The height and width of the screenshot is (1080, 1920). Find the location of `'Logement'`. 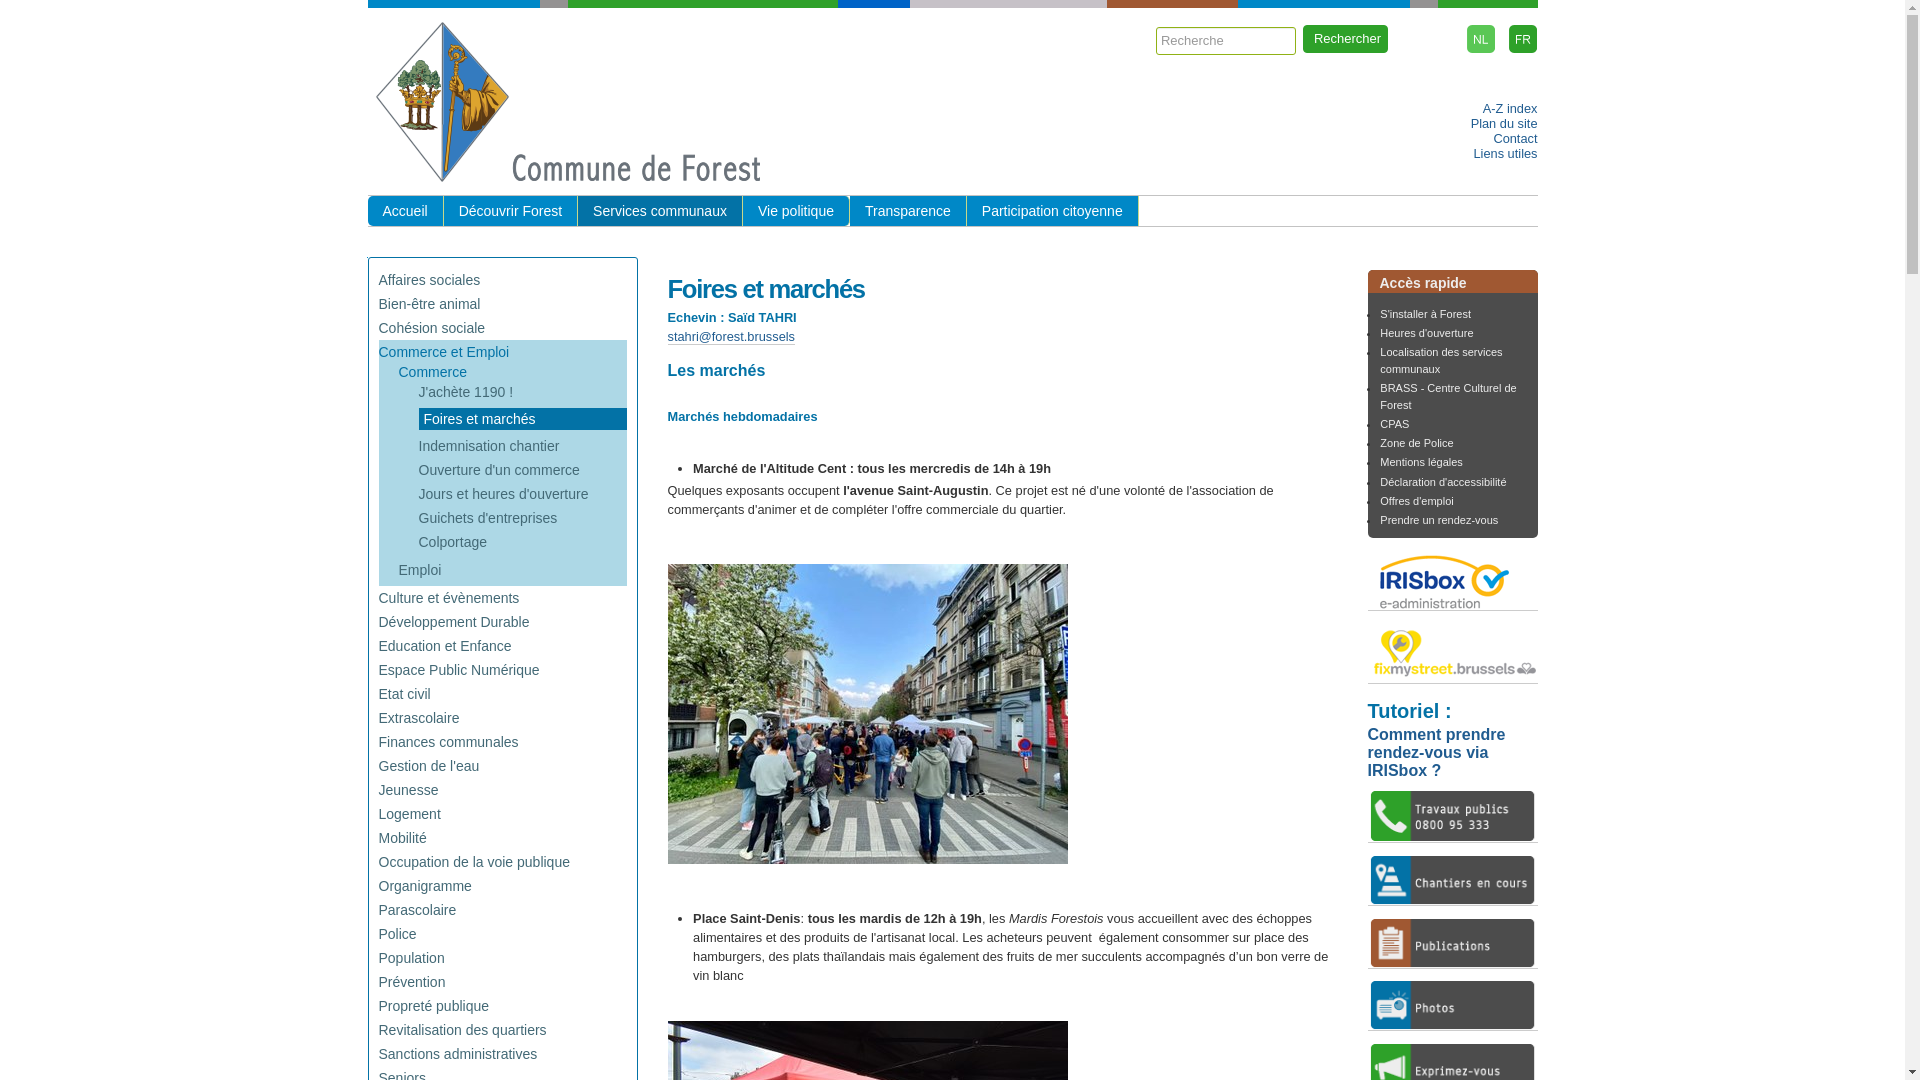

'Logement' is located at coordinates (378, 813).